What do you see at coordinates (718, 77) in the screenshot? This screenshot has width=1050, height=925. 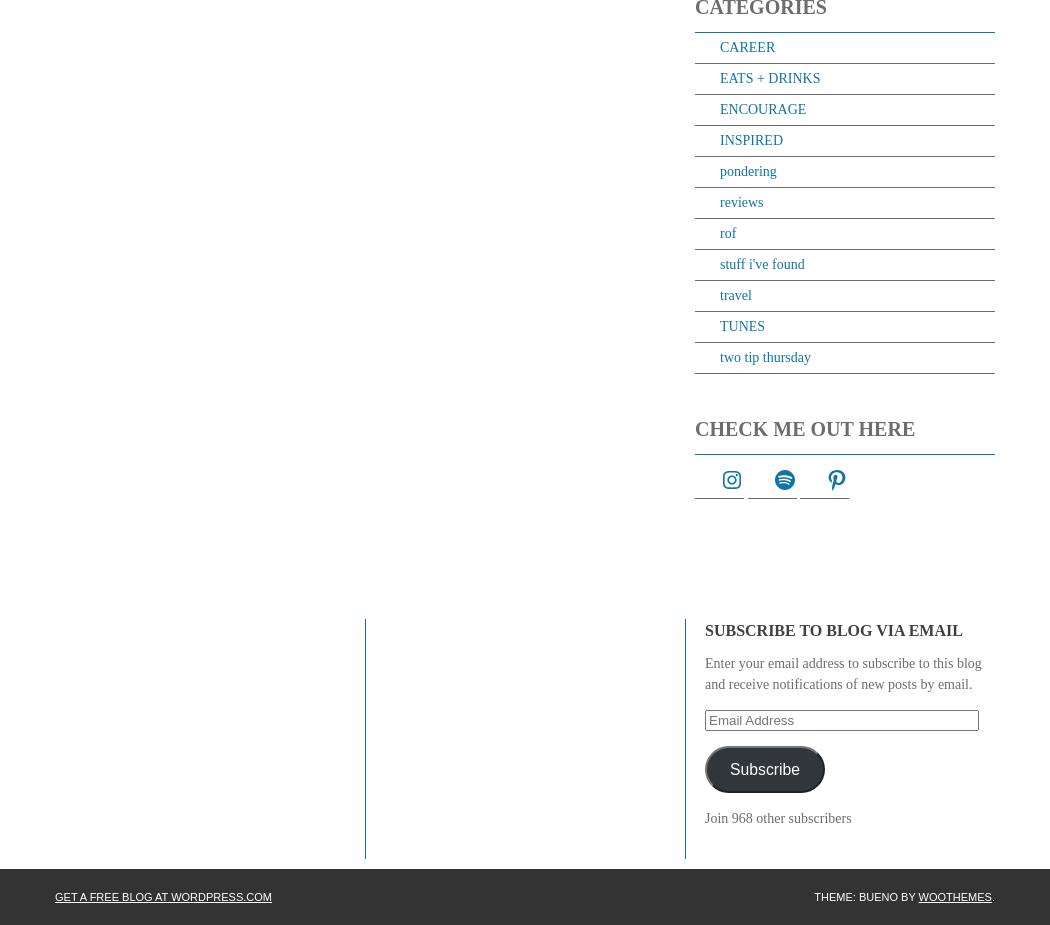 I see `'EATS + DRINKS'` at bounding box center [718, 77].